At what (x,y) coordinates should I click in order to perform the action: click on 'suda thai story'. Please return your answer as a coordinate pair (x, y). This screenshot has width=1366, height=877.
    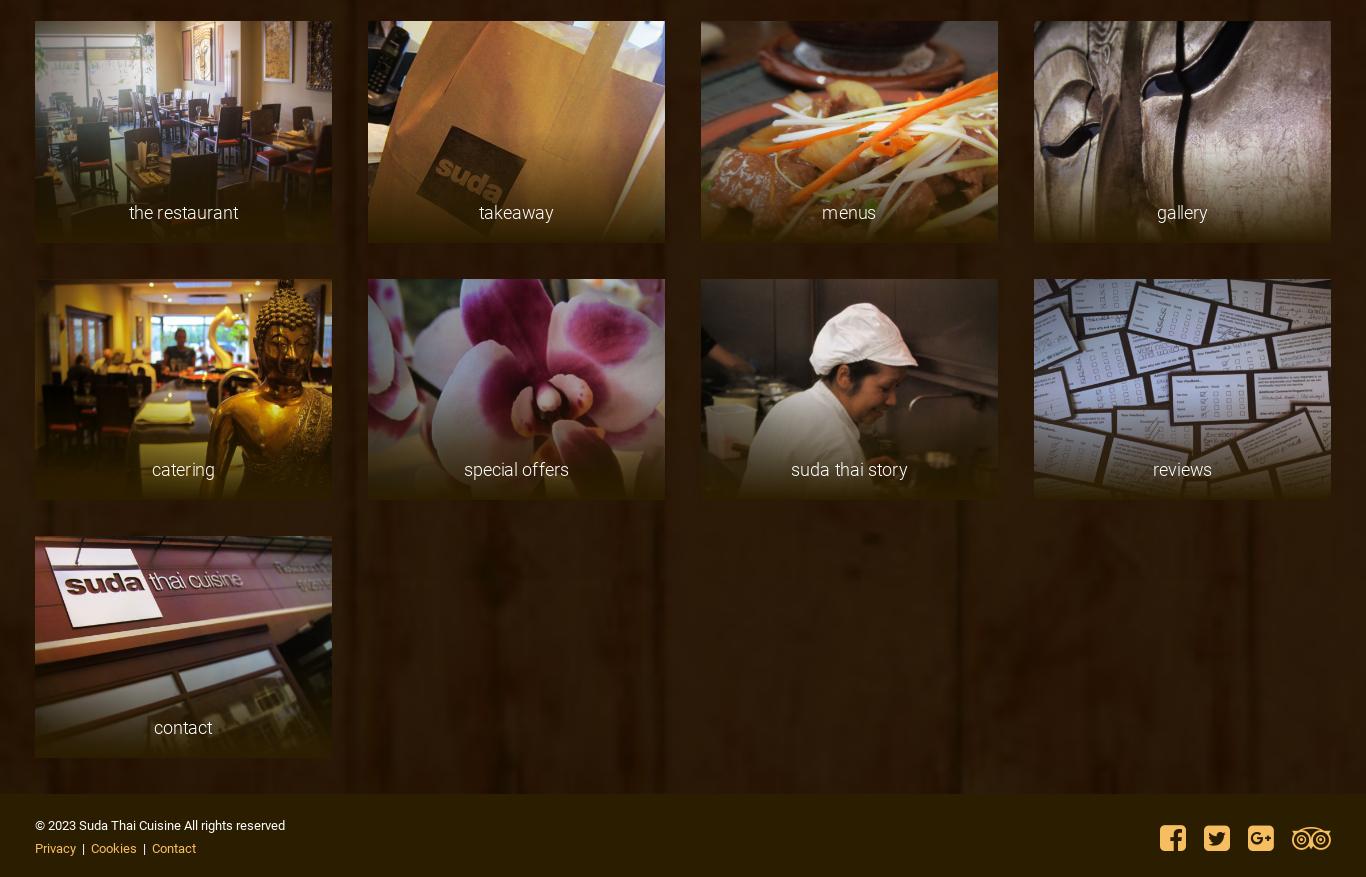
    Looking at the image, I should click on (847, 469).